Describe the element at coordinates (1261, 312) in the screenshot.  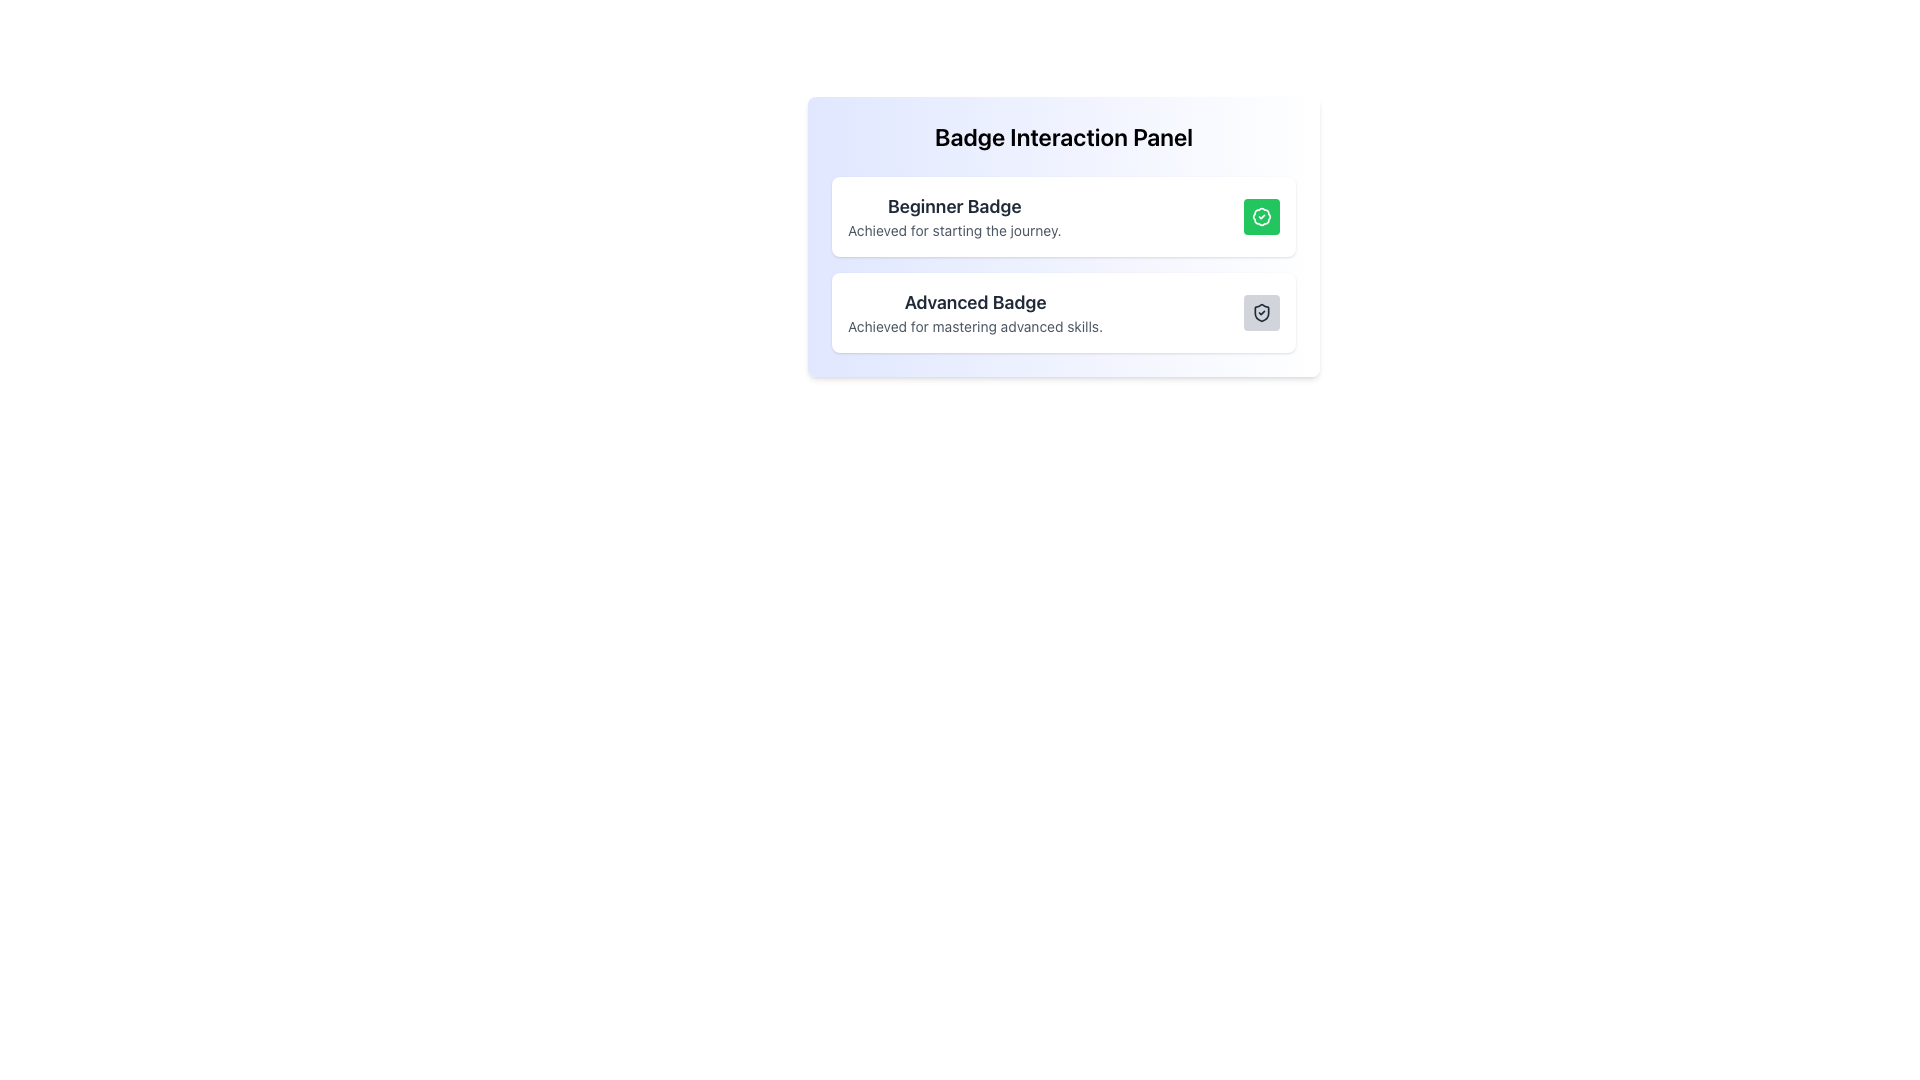
I see `the icon that signifies information or status related to the 'Advanced Badge', located at the far-right of the 'Advanced Badge' row` at that location.